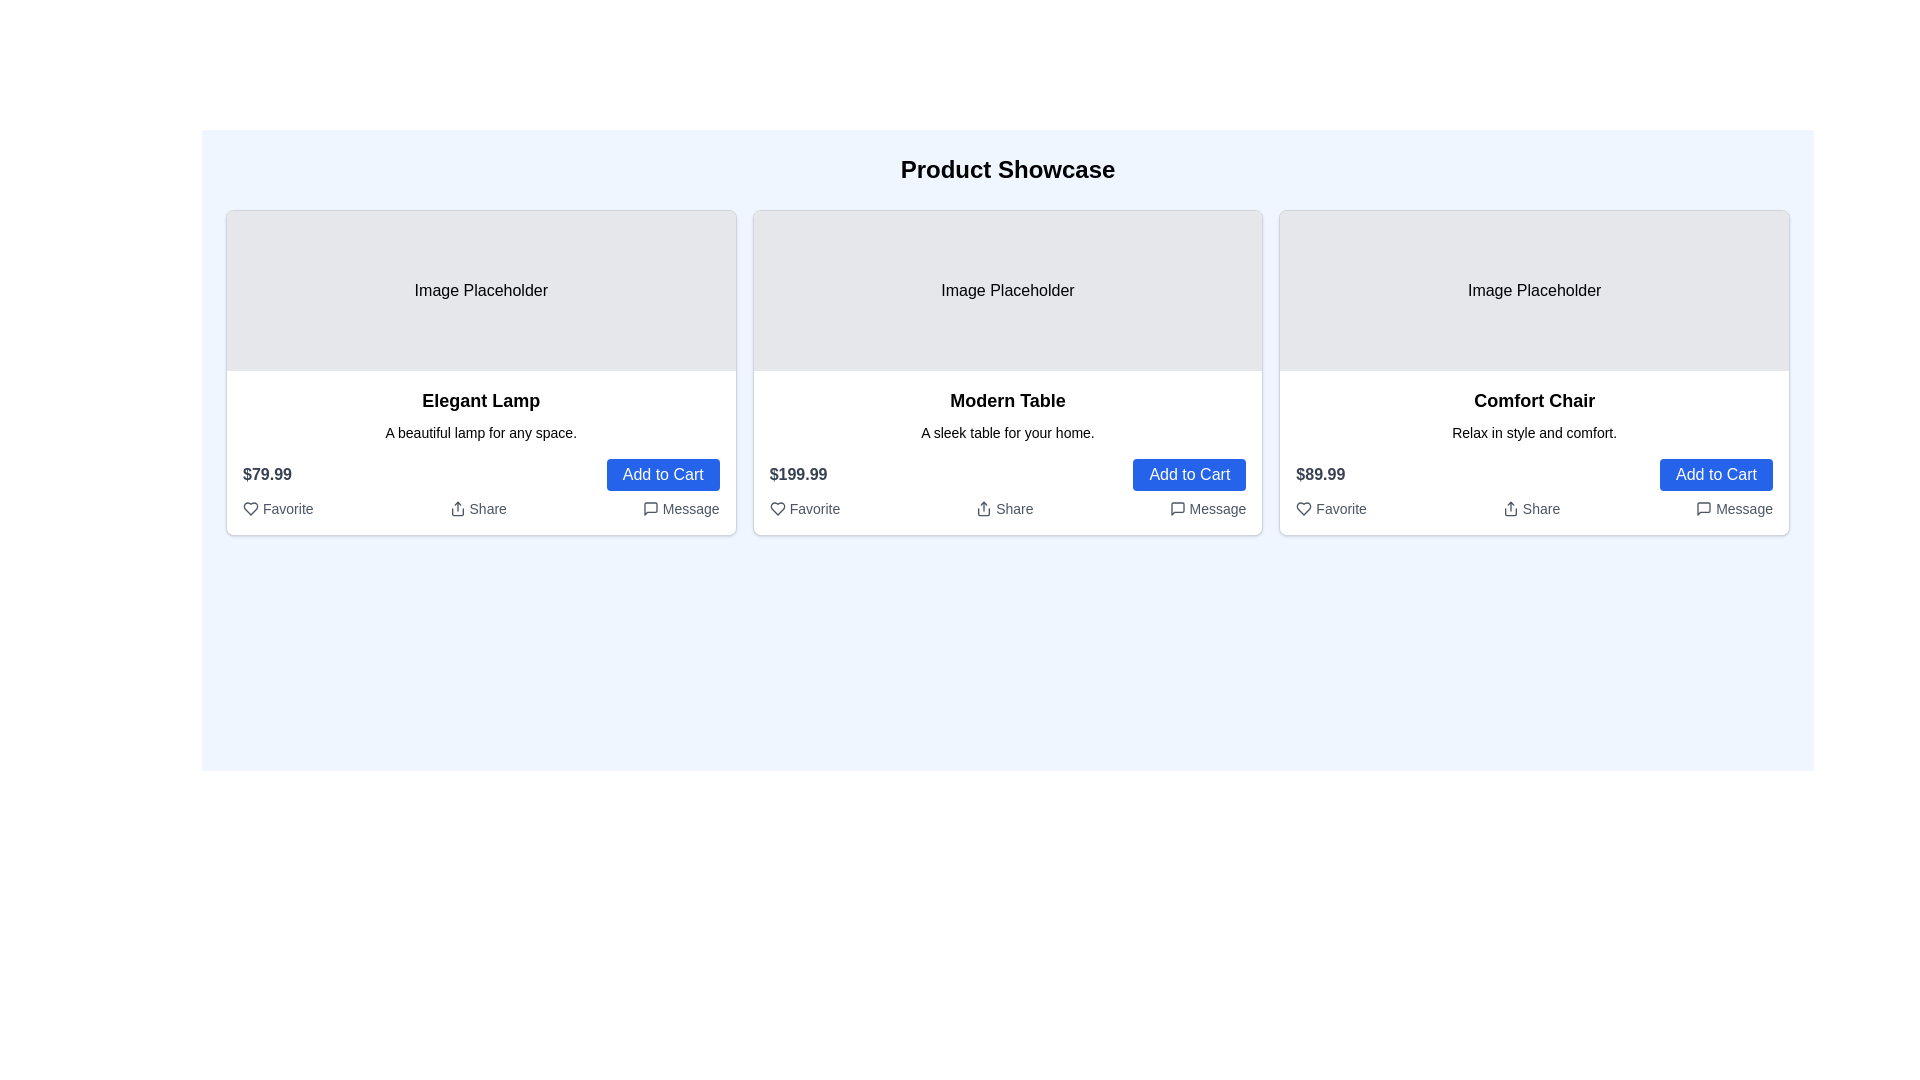 This screenshot has width=1920, height=1080. I want to click on the text block displaying the title 'Modern Table', which is prominently styled in large, bold font and located at the top of the product card in the central column of the layout, so click(1008, 401).